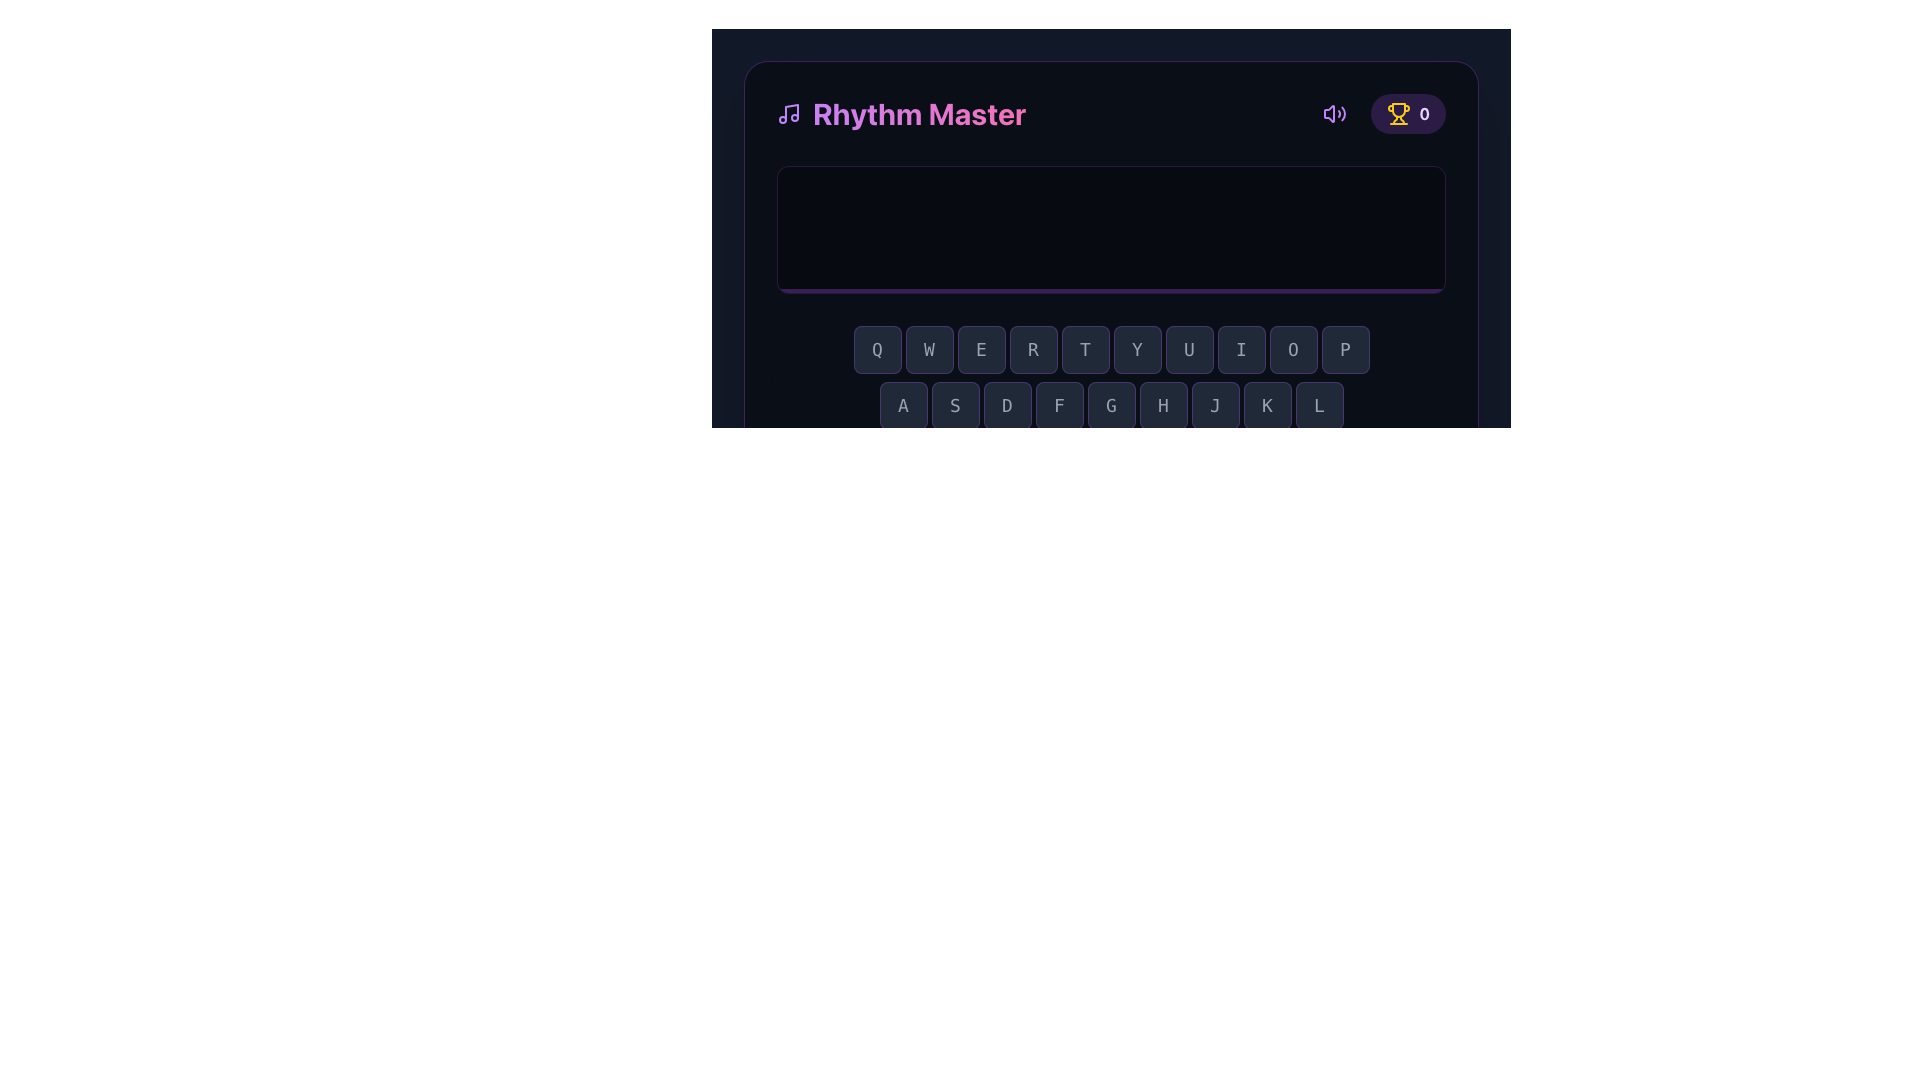  Describe the element at coordinates (1084, 349) in the screenshot. I see `the square-shaped button displaying the character 'T', which is the fifth key in a row of keyboard buttons, located between 'R' and 'Y'` at that location.